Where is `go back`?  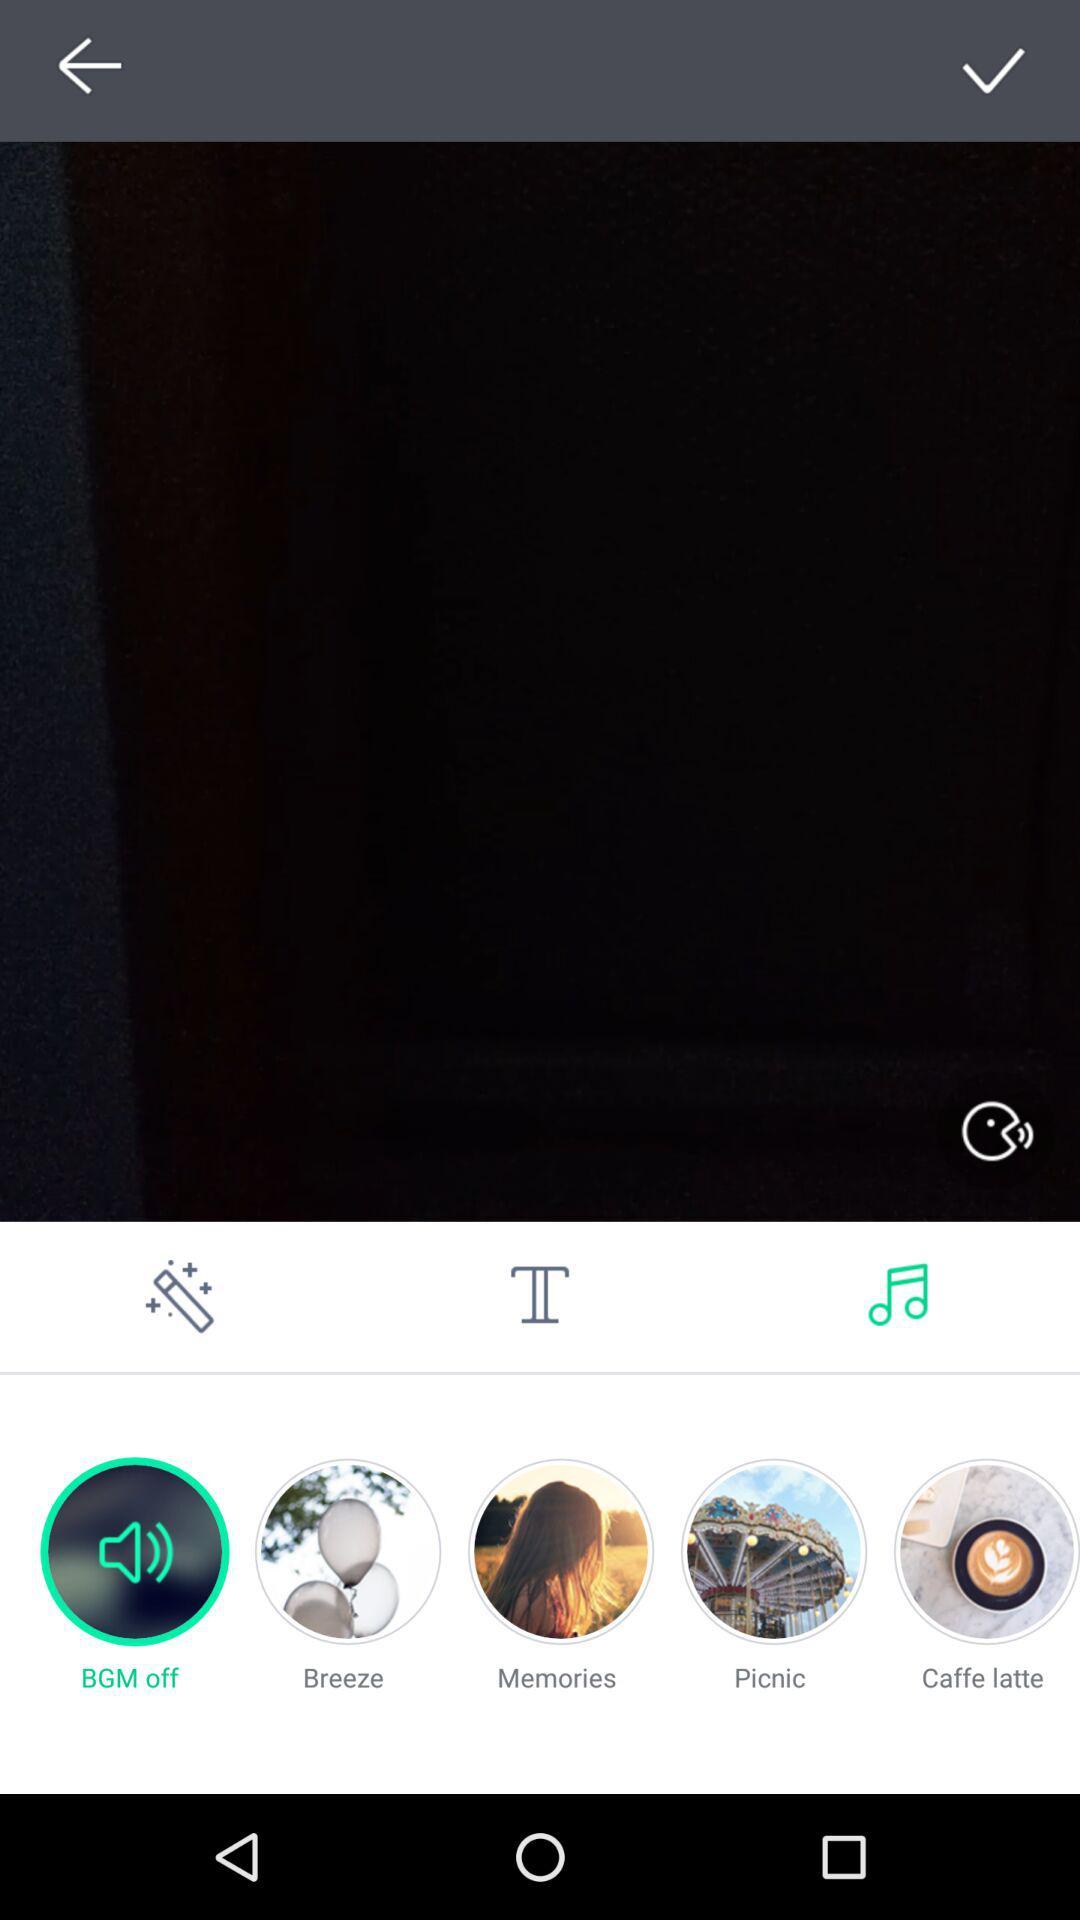 go back is located at coordinates (83, 70).